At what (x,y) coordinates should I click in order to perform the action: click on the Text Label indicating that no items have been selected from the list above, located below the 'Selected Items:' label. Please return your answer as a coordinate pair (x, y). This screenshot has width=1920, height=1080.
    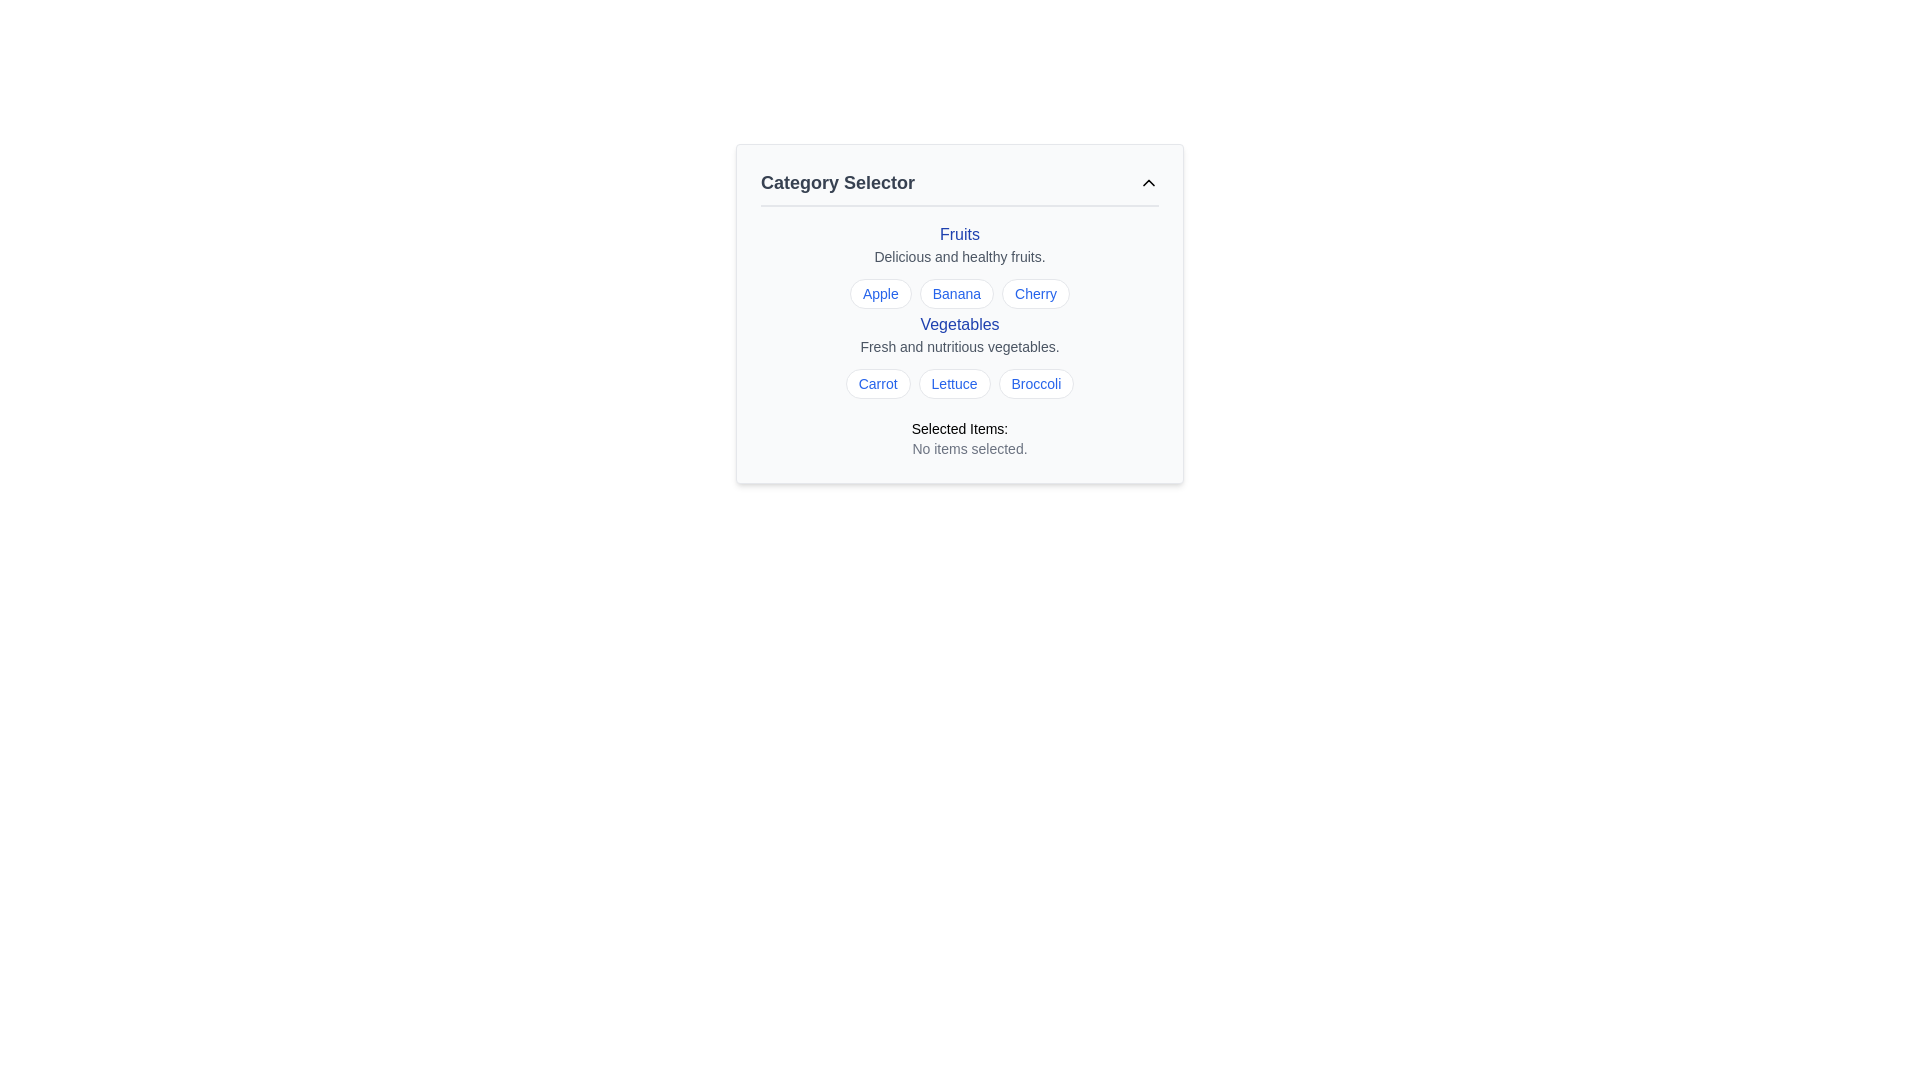
    Looking at the image, I should click on (960, 447).